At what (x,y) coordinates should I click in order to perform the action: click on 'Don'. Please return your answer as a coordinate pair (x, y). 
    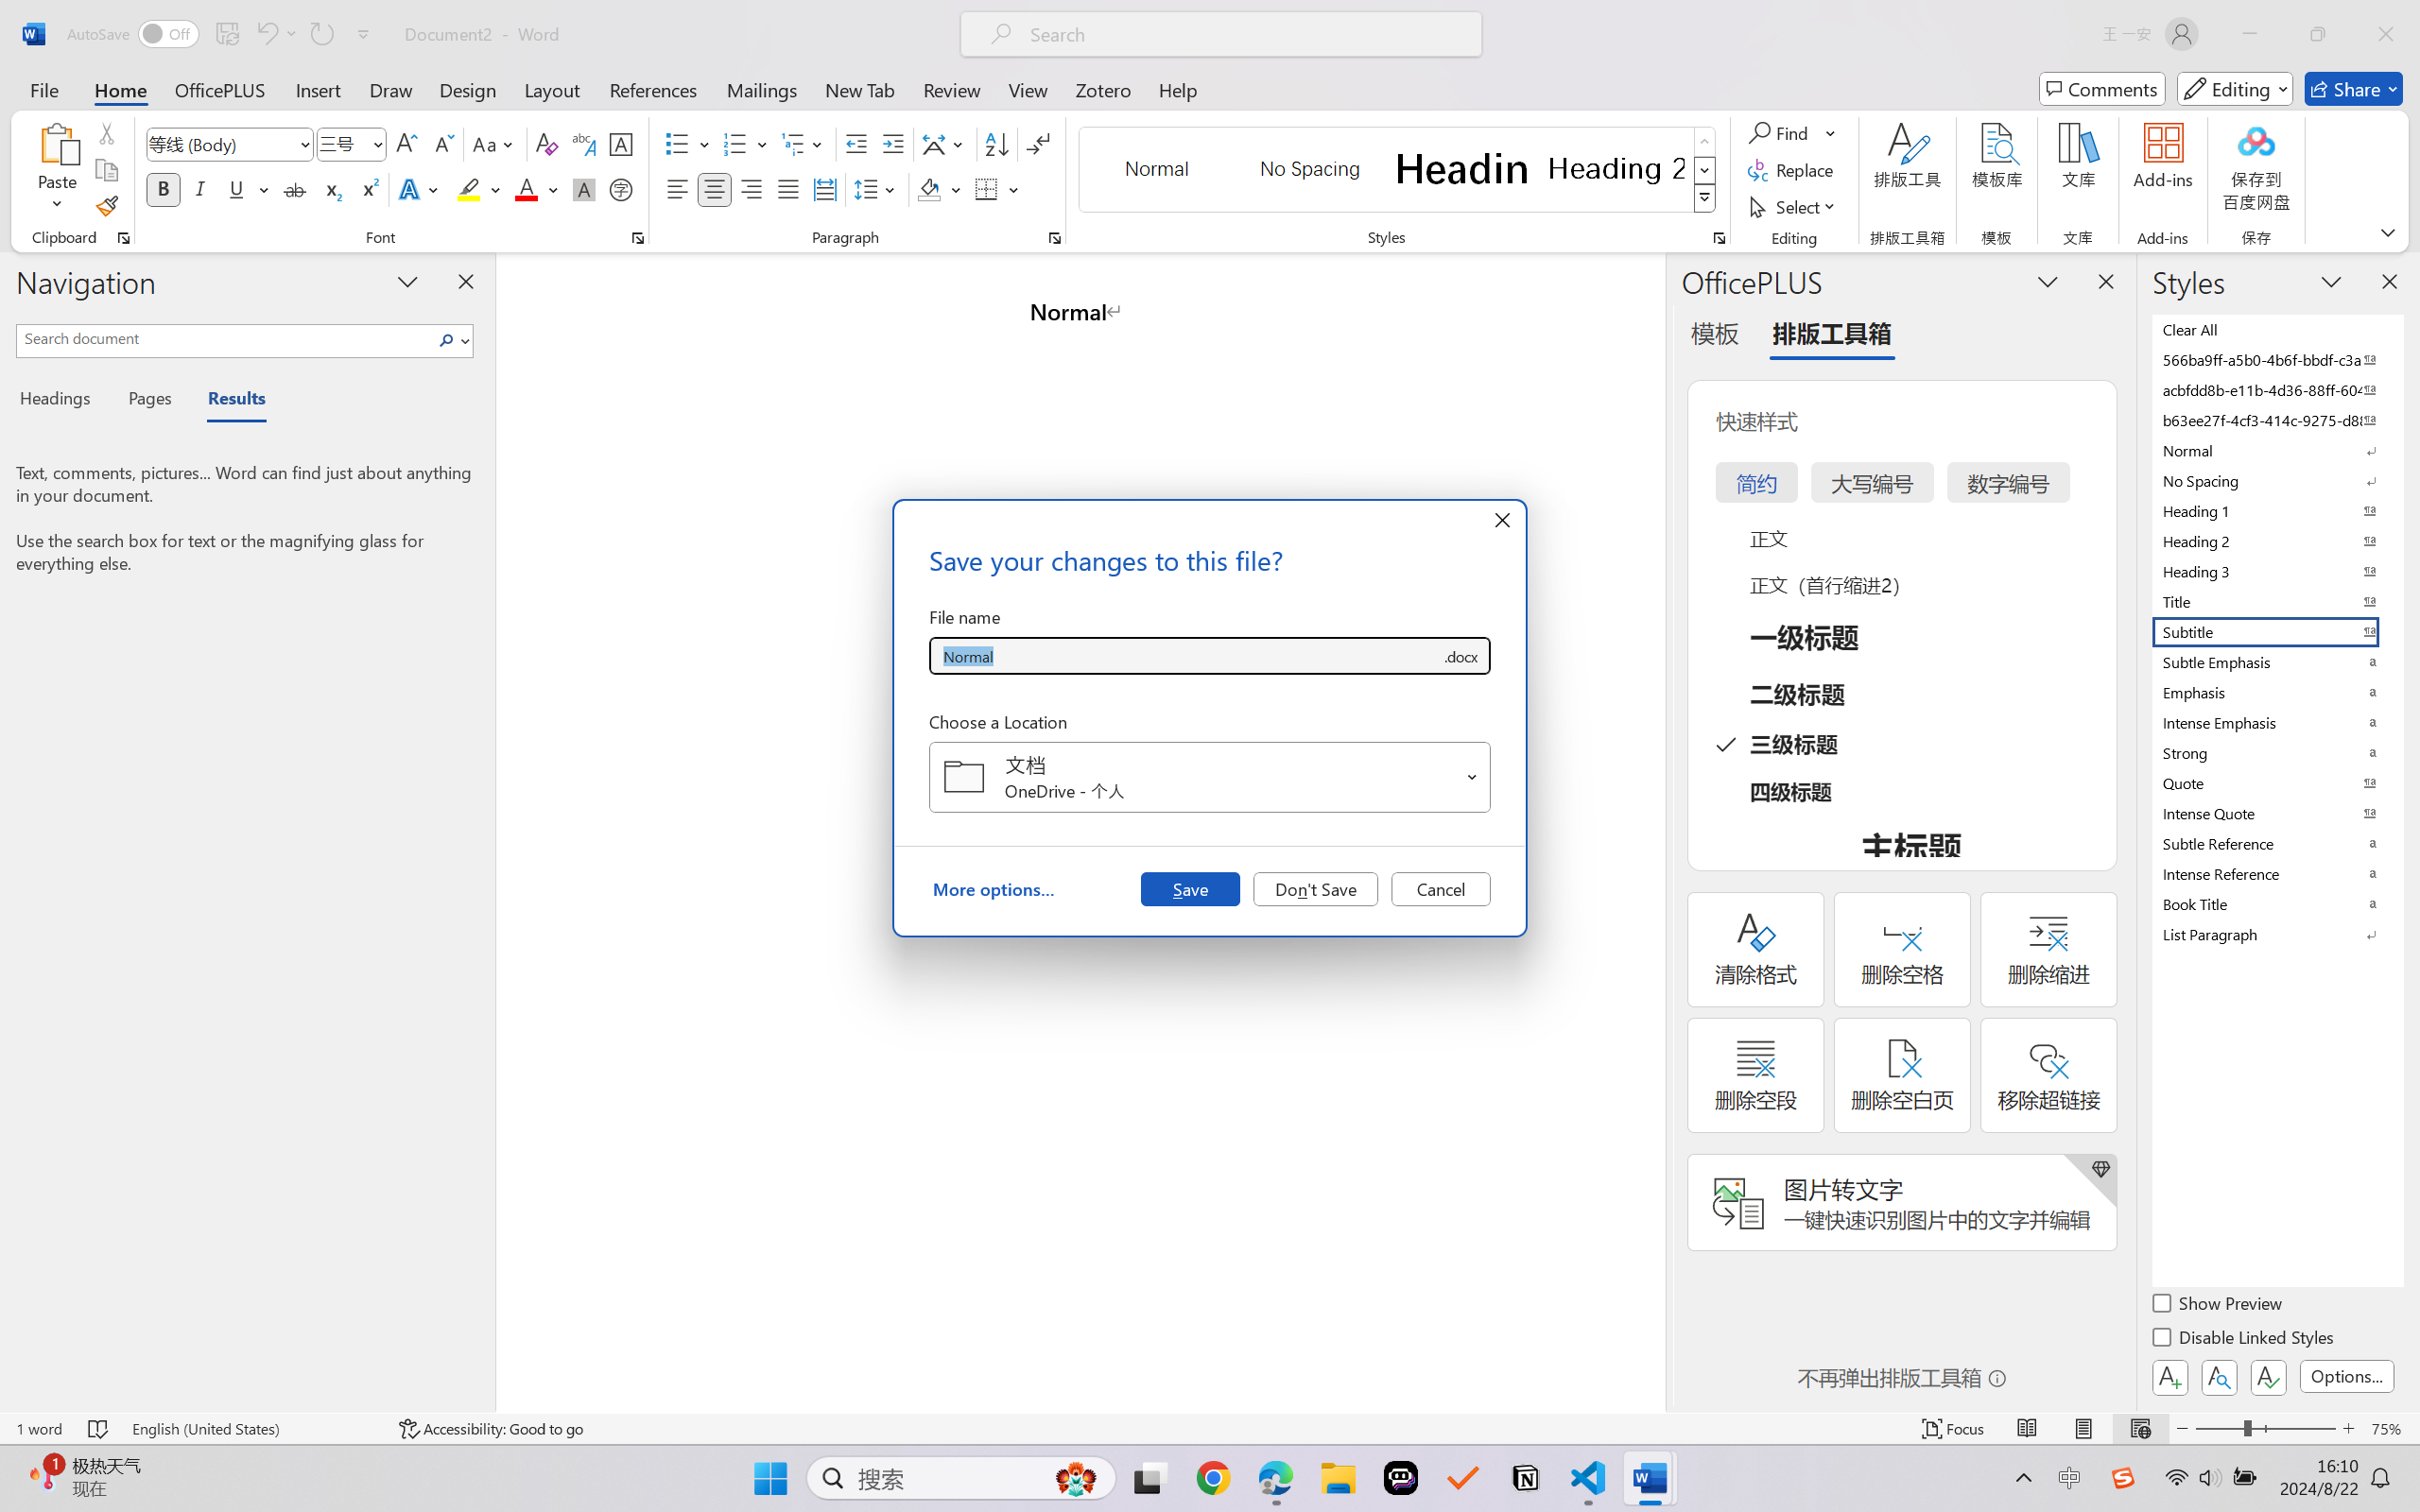
    Looking at the image, I should click on (1315, 887).